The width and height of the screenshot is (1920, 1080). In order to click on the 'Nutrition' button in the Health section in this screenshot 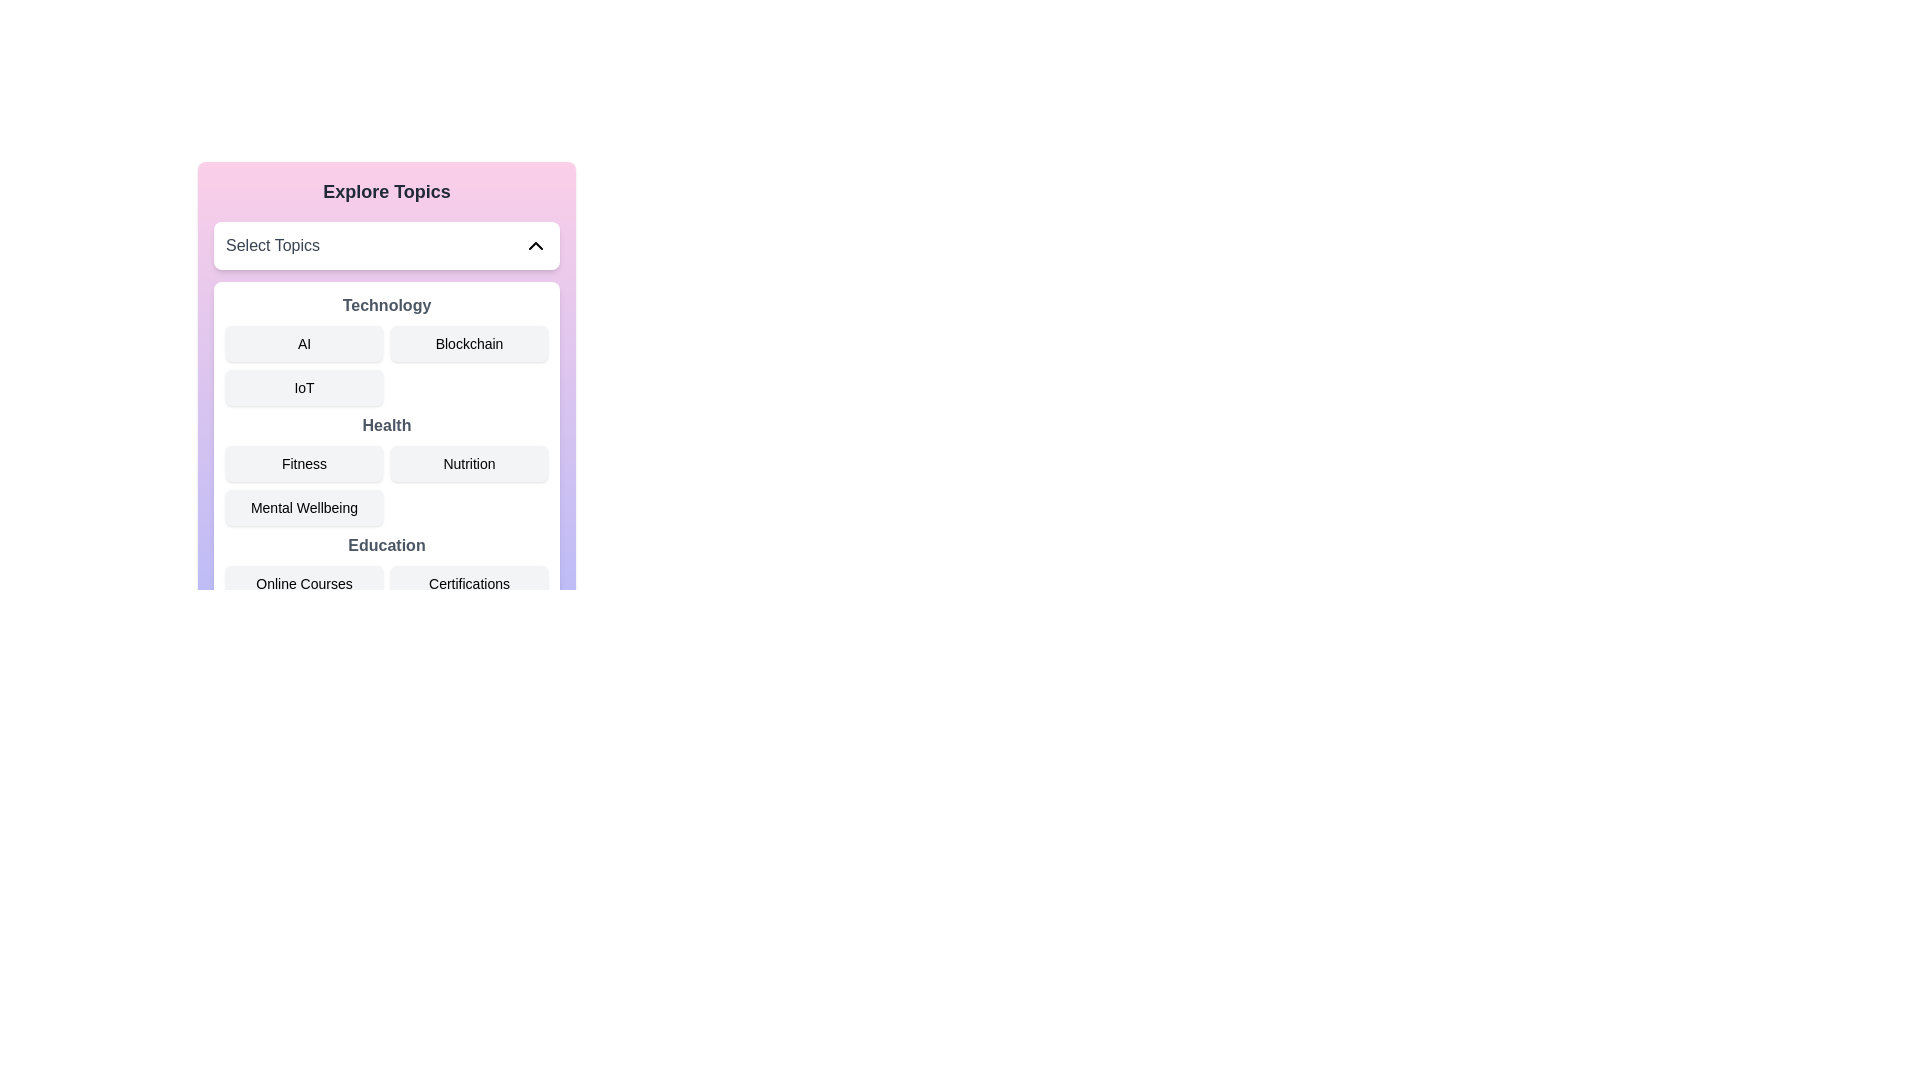, I will do `click(387, 470)`.